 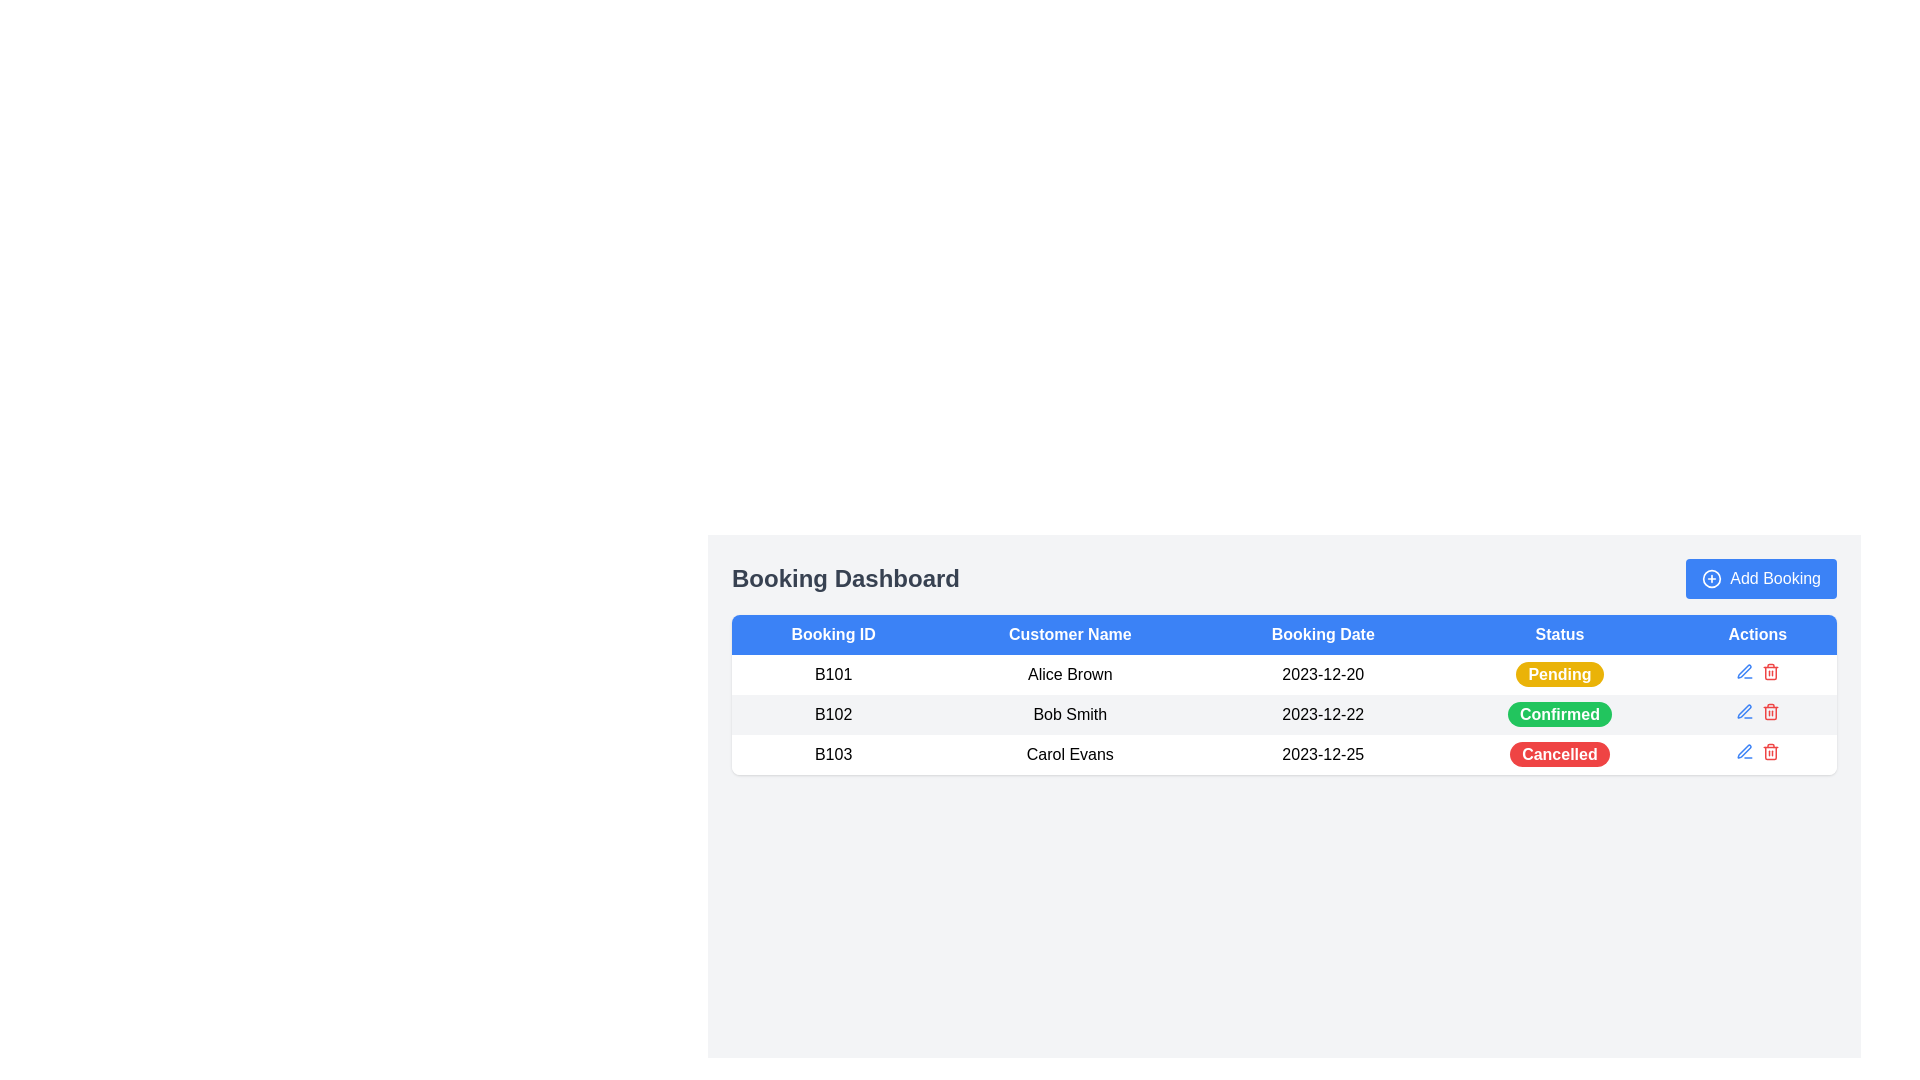 What do you see at coordinates (1743, 710) in the screenshot?
I see `the edit icon button located in the Actions column of the booking entry` at bounding box center [1743, 710].